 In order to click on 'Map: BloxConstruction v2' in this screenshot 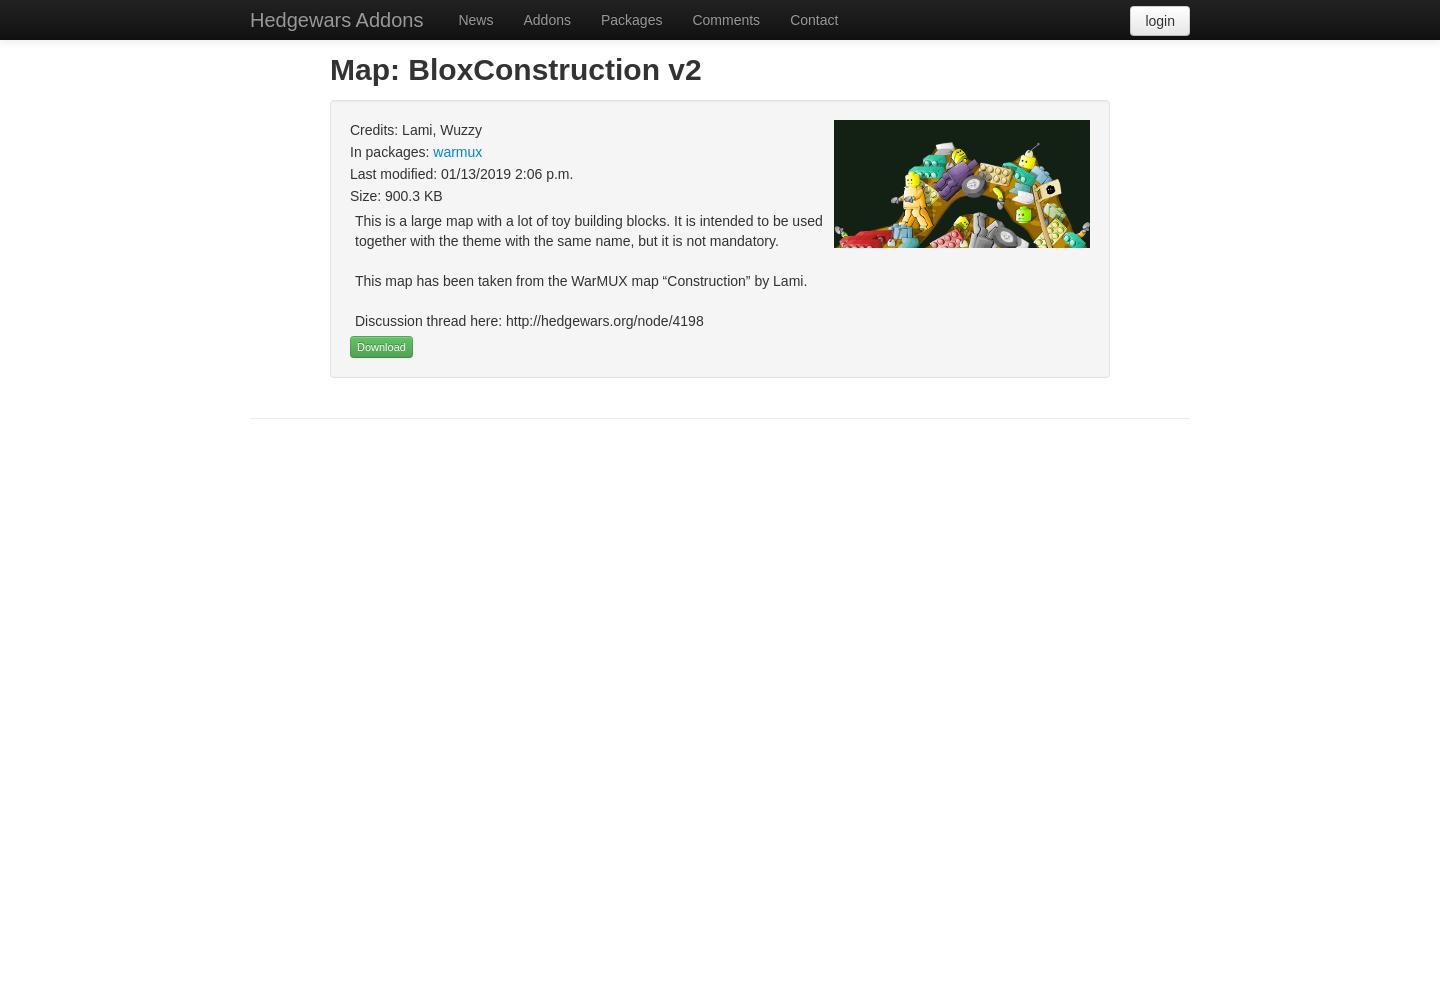, I will do `click(514, 68)`.